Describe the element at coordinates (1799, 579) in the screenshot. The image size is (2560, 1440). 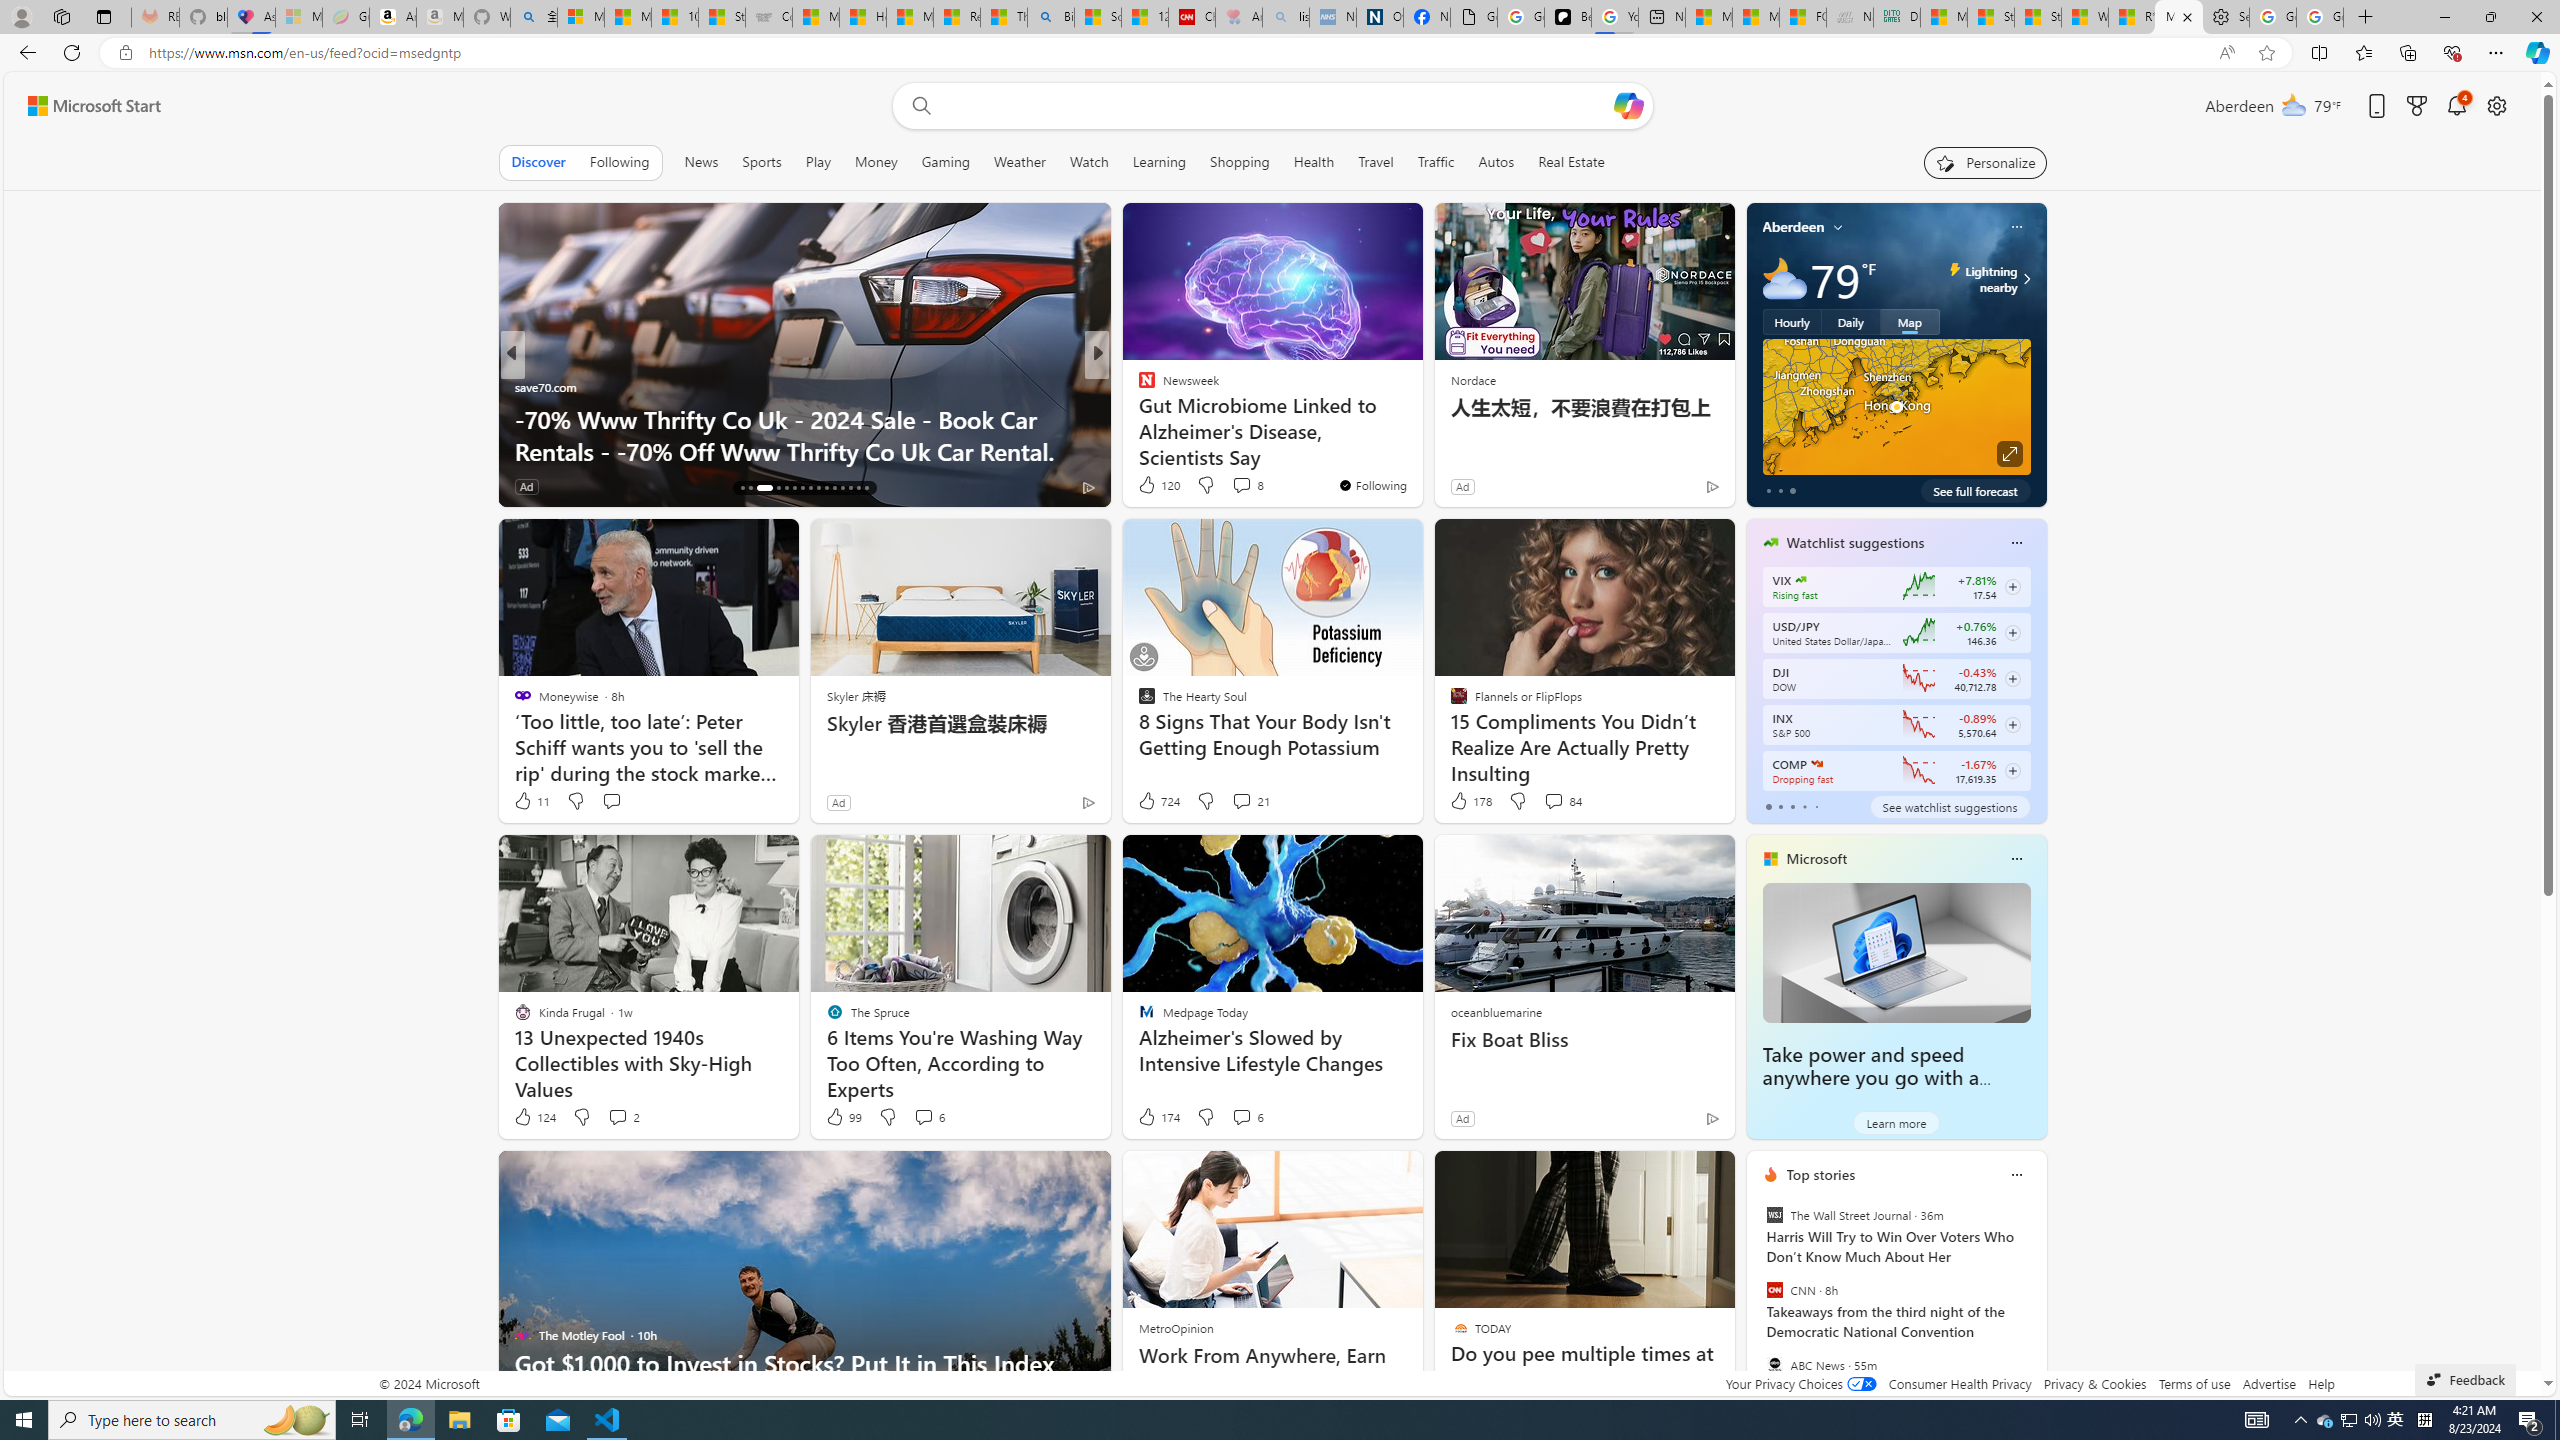
I see `'CBOE Market Volatility Index'` at that location.